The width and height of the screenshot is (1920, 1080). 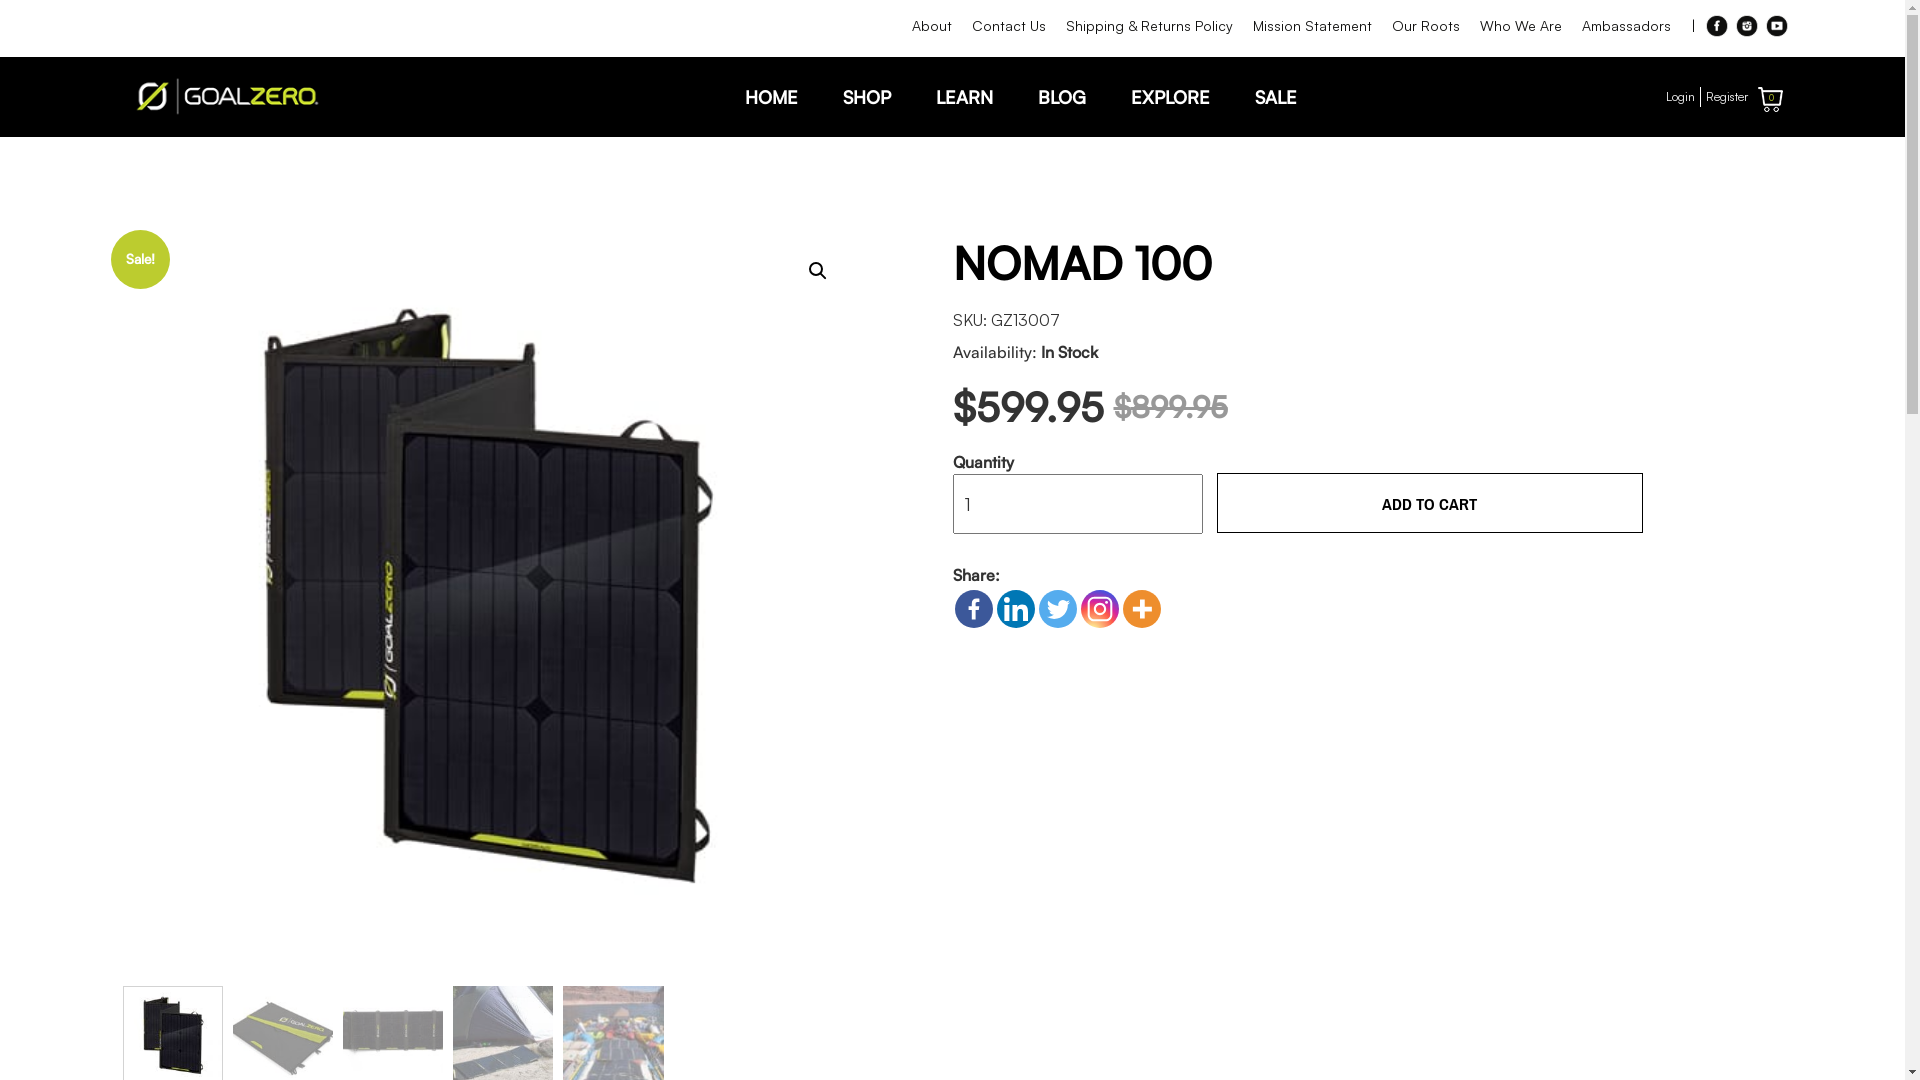 I want to click on 'Login', so click(x=1680, y=96).